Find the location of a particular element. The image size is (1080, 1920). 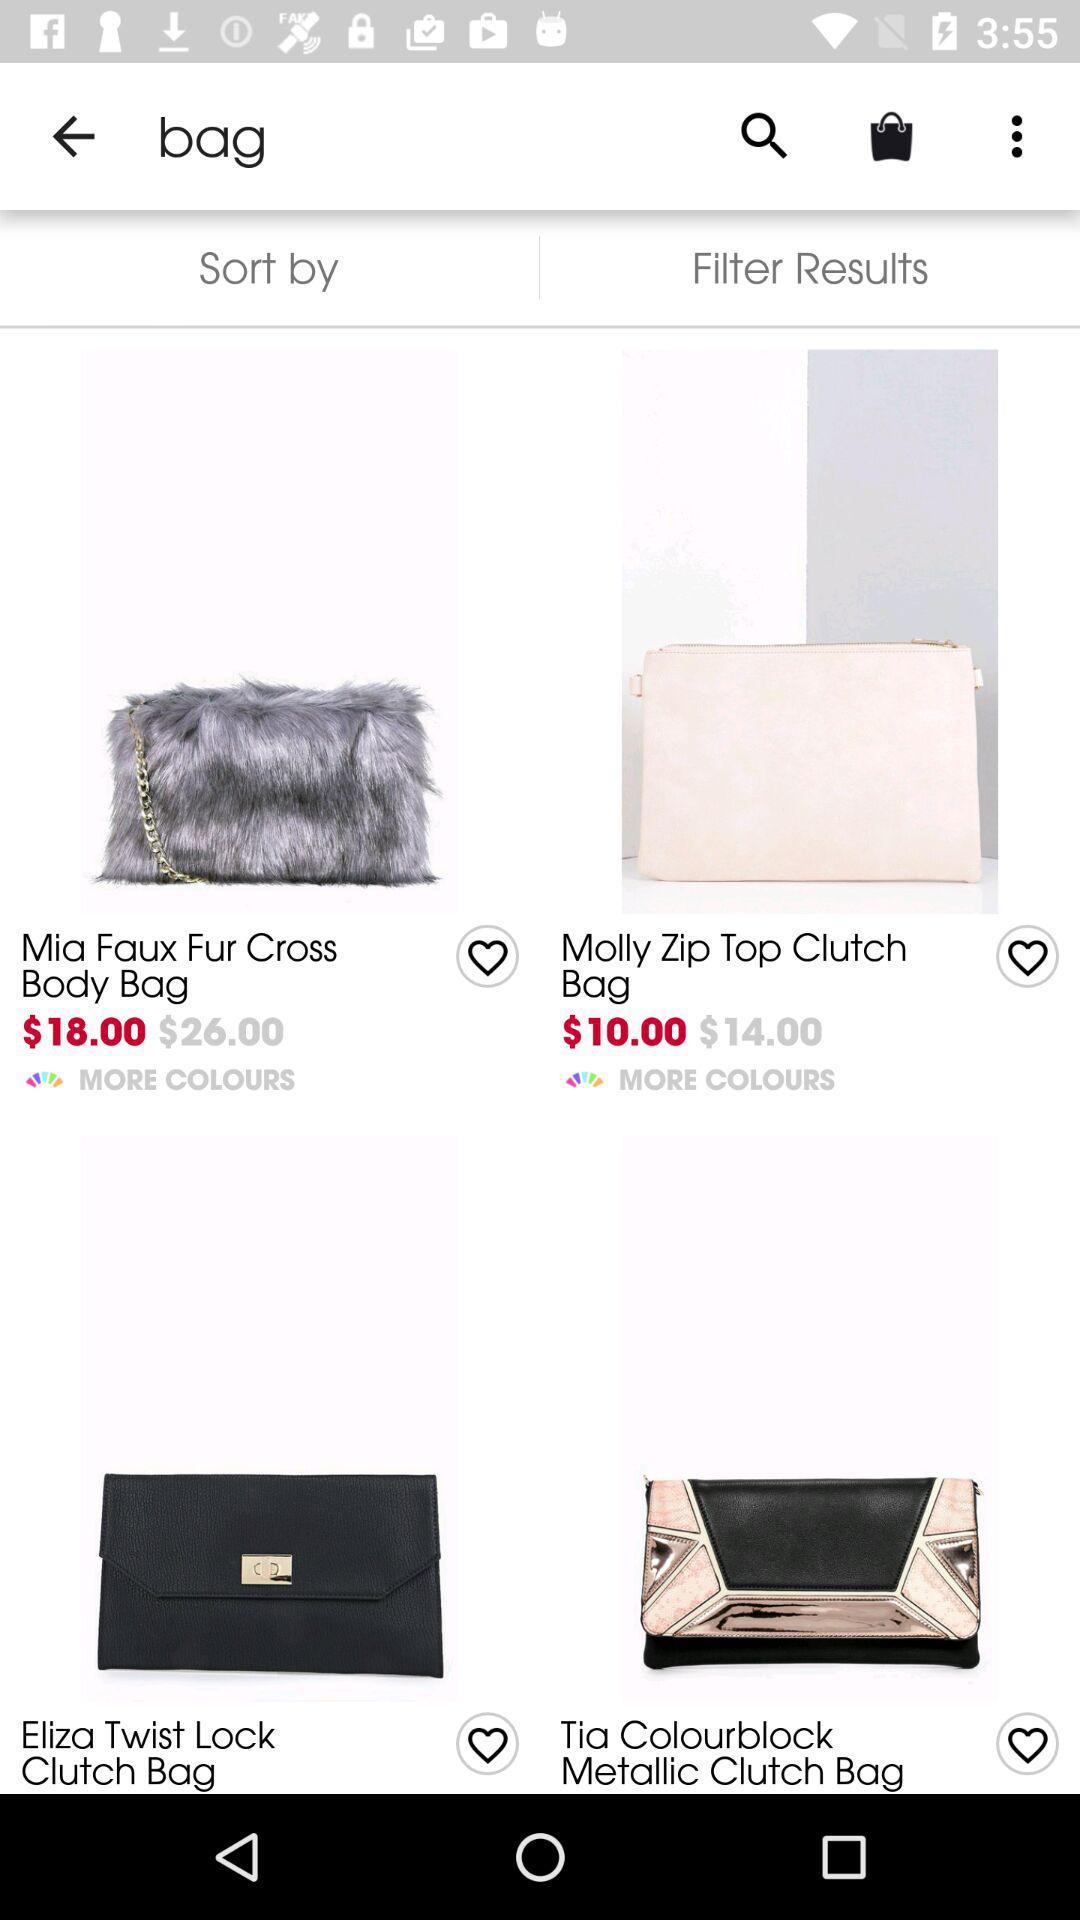

like is located at coordinates (1027, 955).